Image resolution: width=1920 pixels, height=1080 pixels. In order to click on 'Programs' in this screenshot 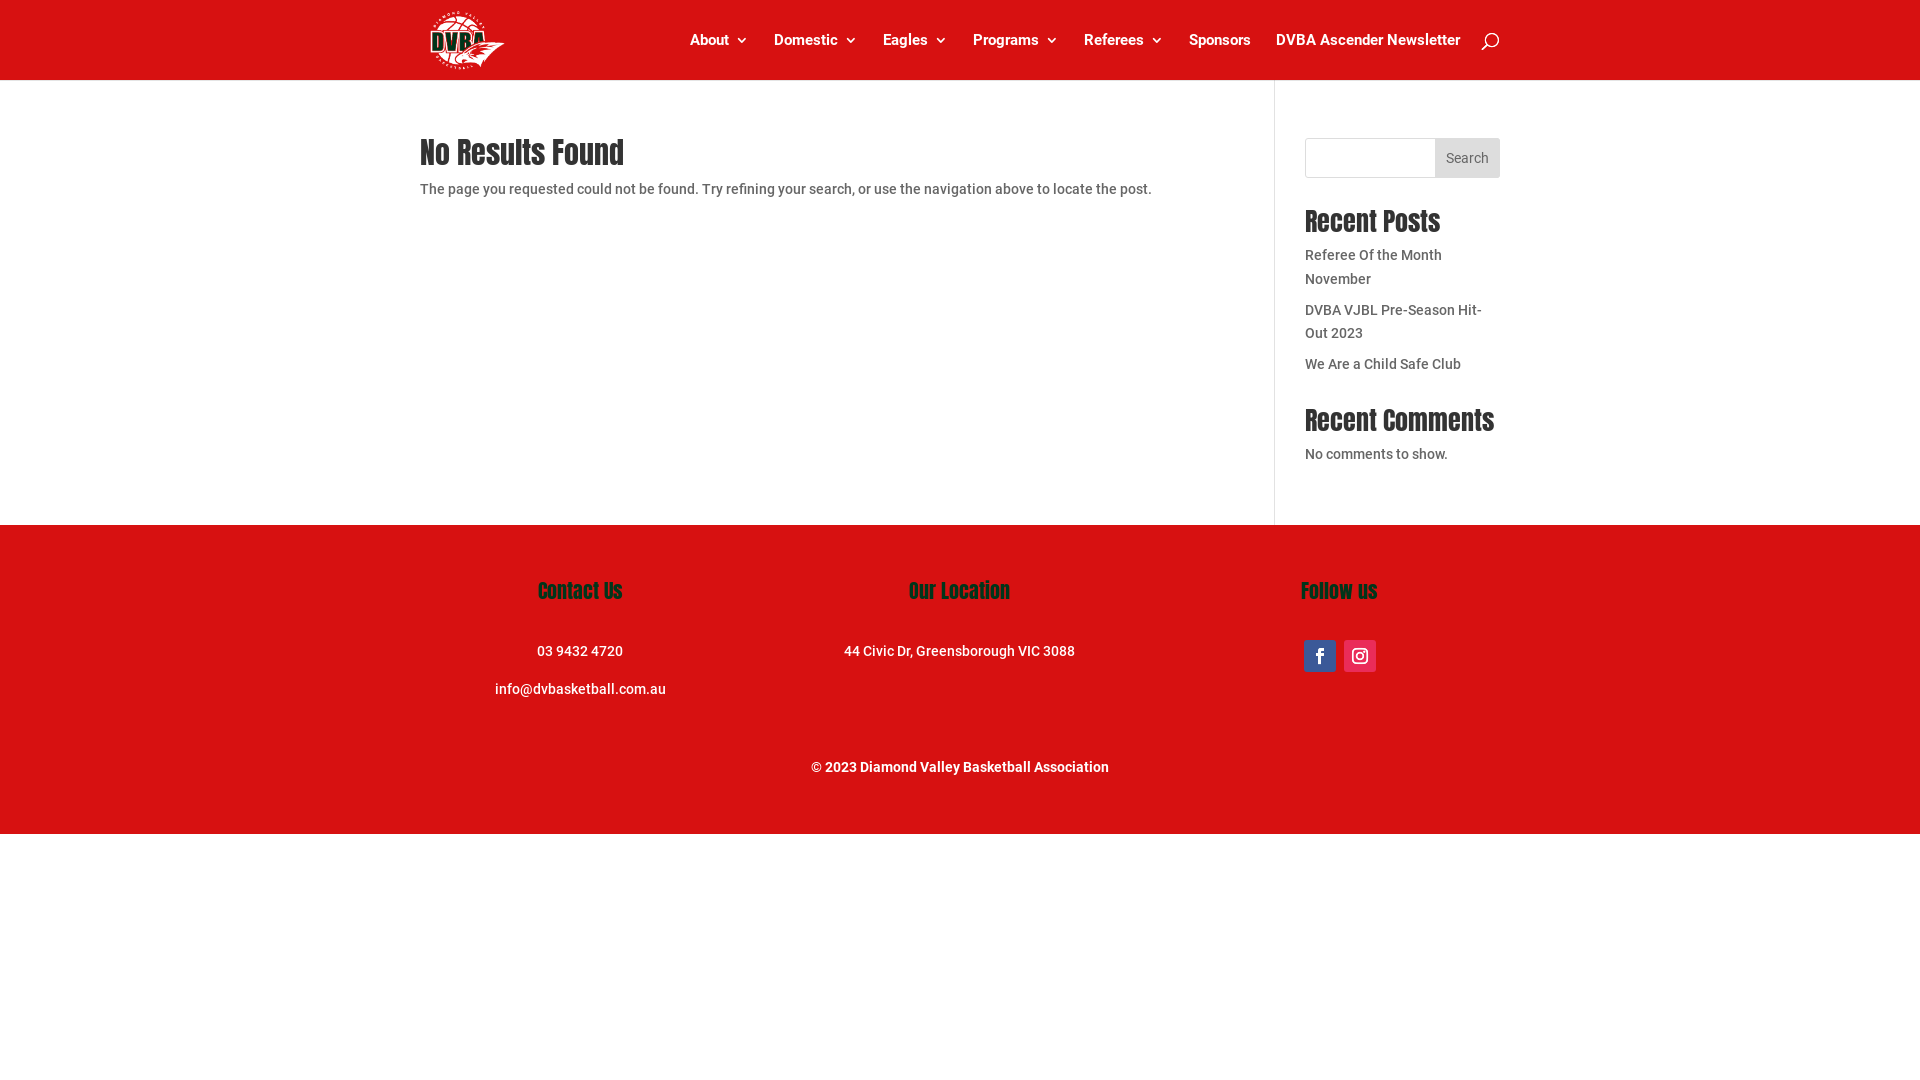, I will do `click(1016, 55)`.